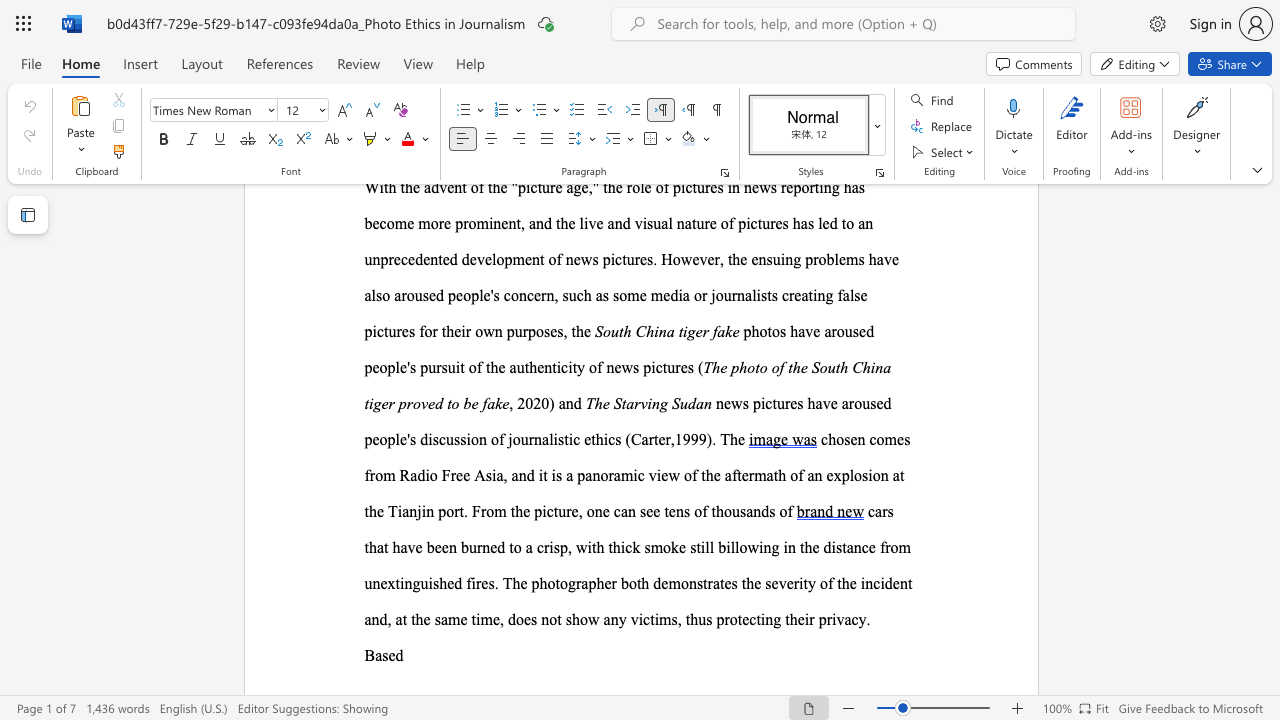 This screenshot has width=1280, height=720. What do you see at coordinates (876, 583) in the screenshot?
I see `the 1th character "c" in the text` at bounding box center [876, 583].